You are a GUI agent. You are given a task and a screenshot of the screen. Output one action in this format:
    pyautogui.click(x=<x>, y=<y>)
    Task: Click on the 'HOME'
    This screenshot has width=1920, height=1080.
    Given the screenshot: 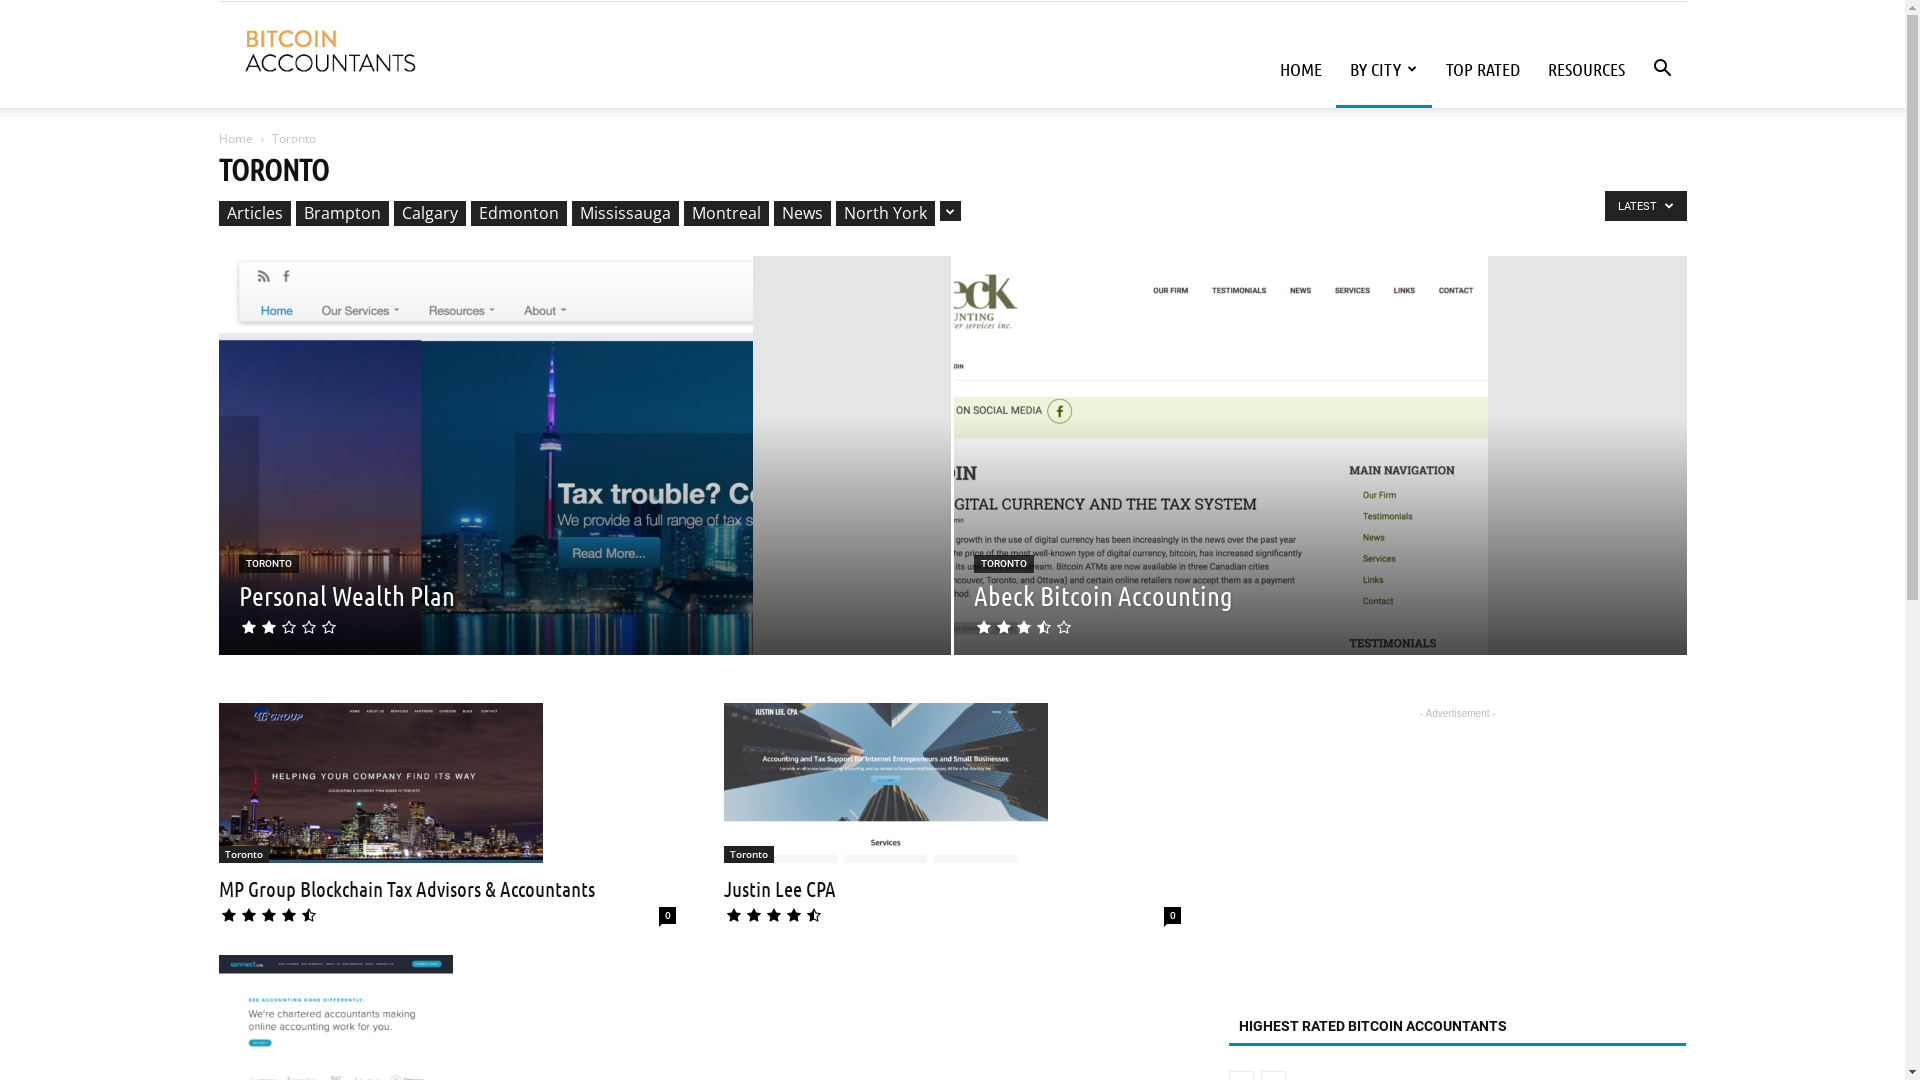 What is the action you would take?
    pyautogui.click(x=1300, y=68)
    